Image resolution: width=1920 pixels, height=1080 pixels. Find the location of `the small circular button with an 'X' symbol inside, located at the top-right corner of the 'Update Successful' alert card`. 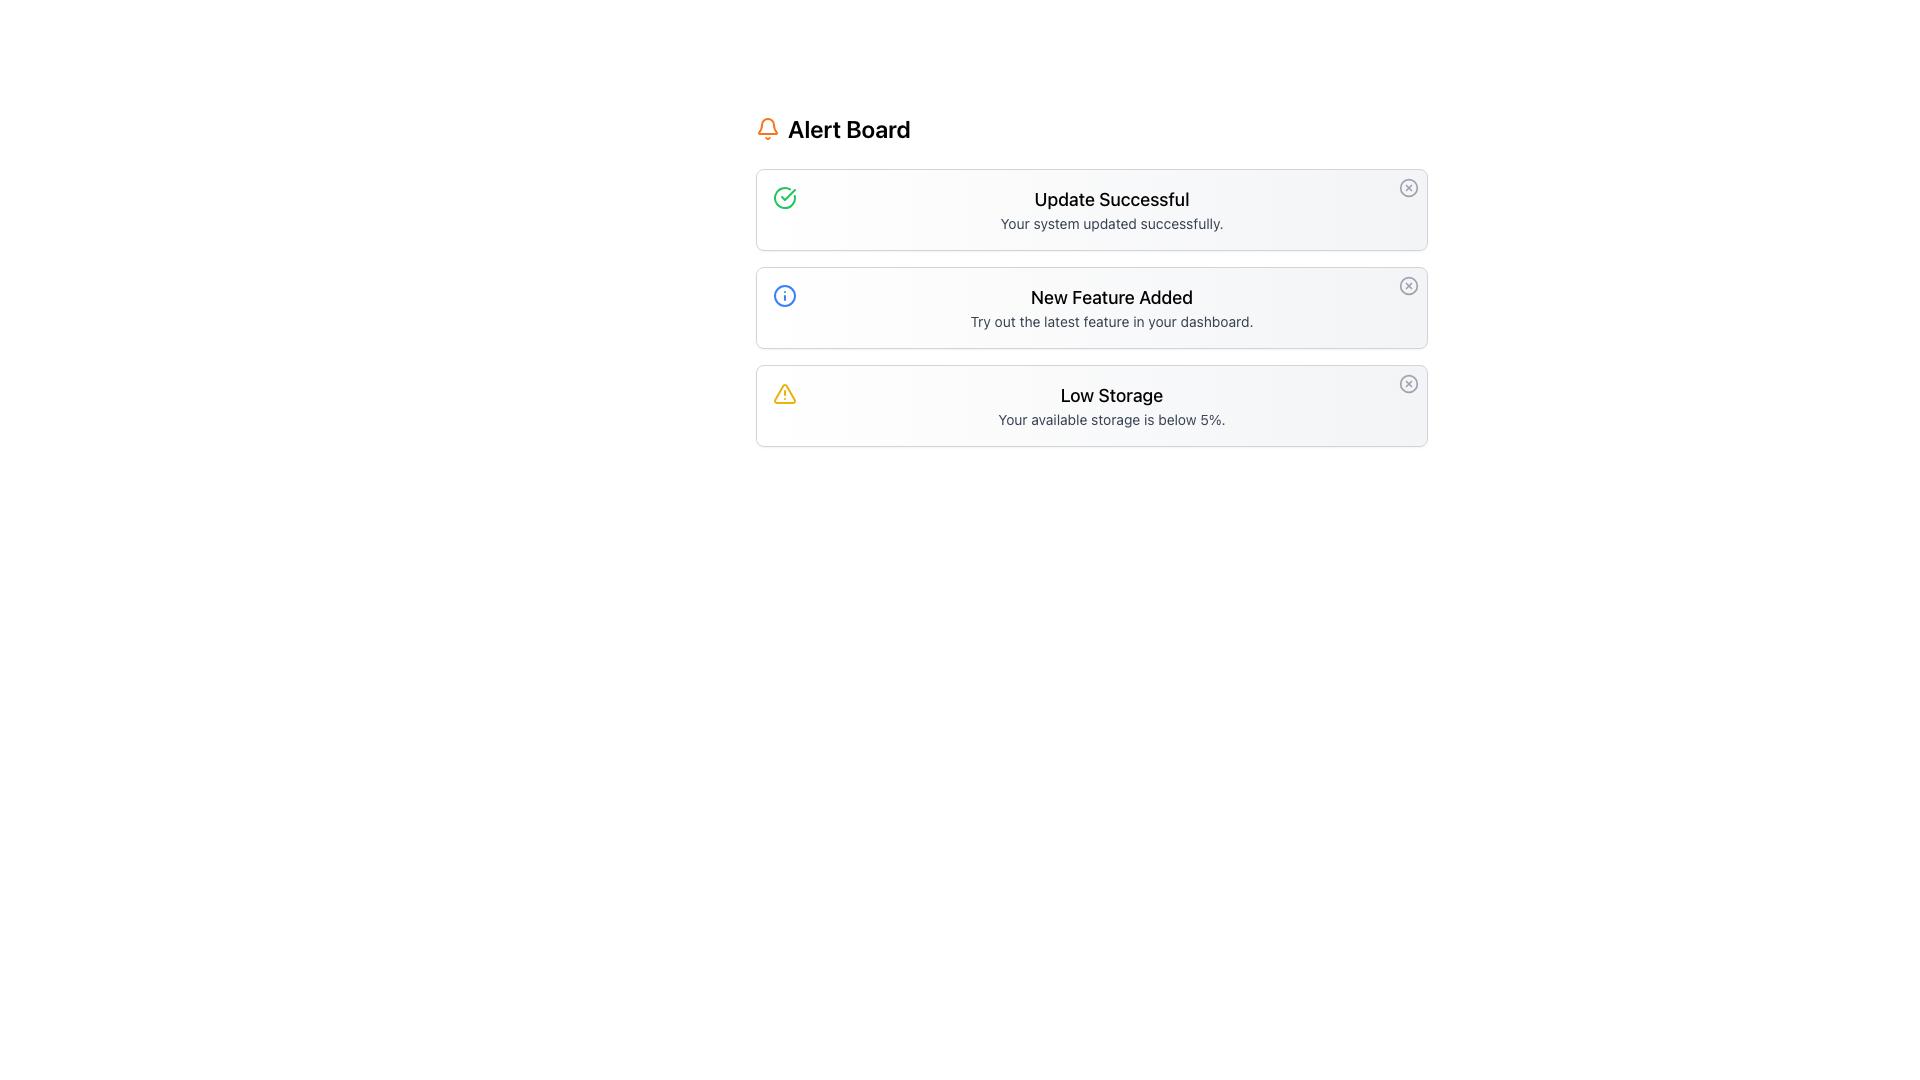

the small circular button with an 'X' symbol inside, located at the top-right corner of the 'Update Successful' alert card is located at coordinates (1408, 188).